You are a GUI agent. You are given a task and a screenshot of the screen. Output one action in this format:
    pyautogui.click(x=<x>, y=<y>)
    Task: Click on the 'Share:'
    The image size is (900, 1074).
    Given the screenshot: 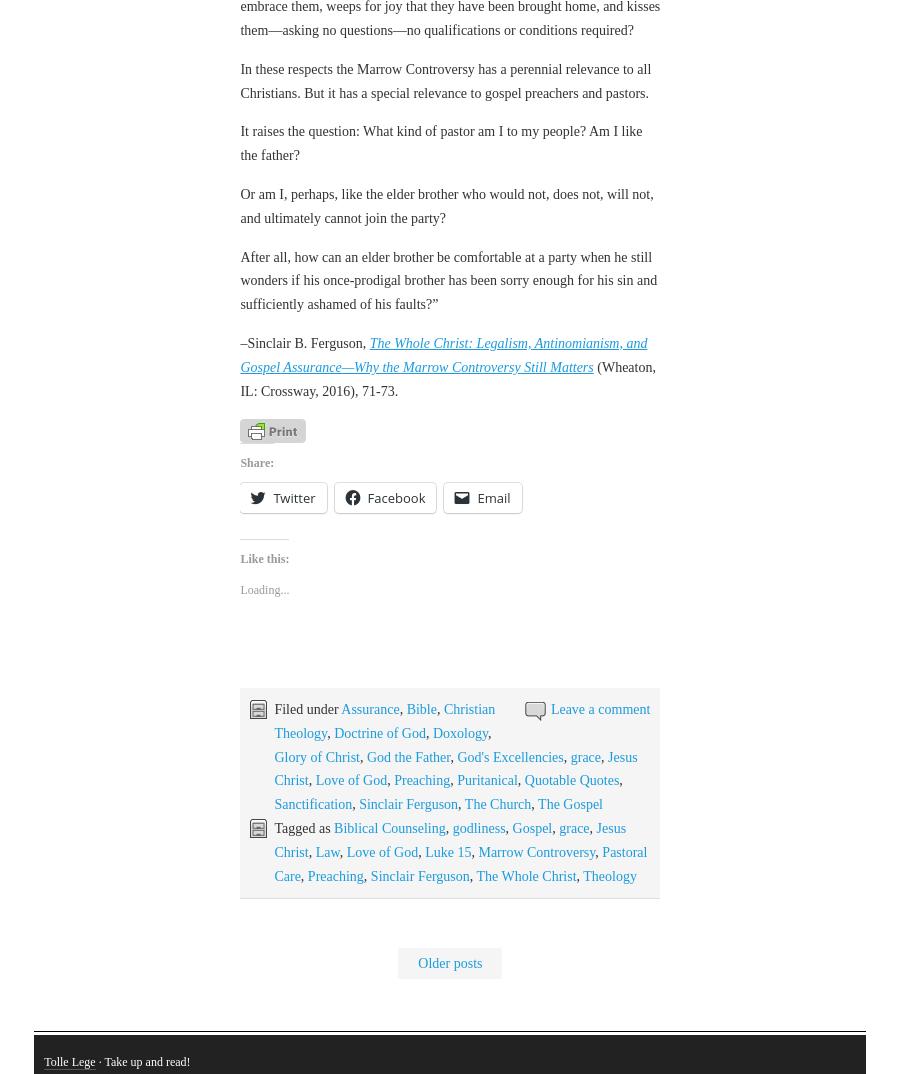 What is the action you would take?
    pyautogui.click(x=256, y=408)
    